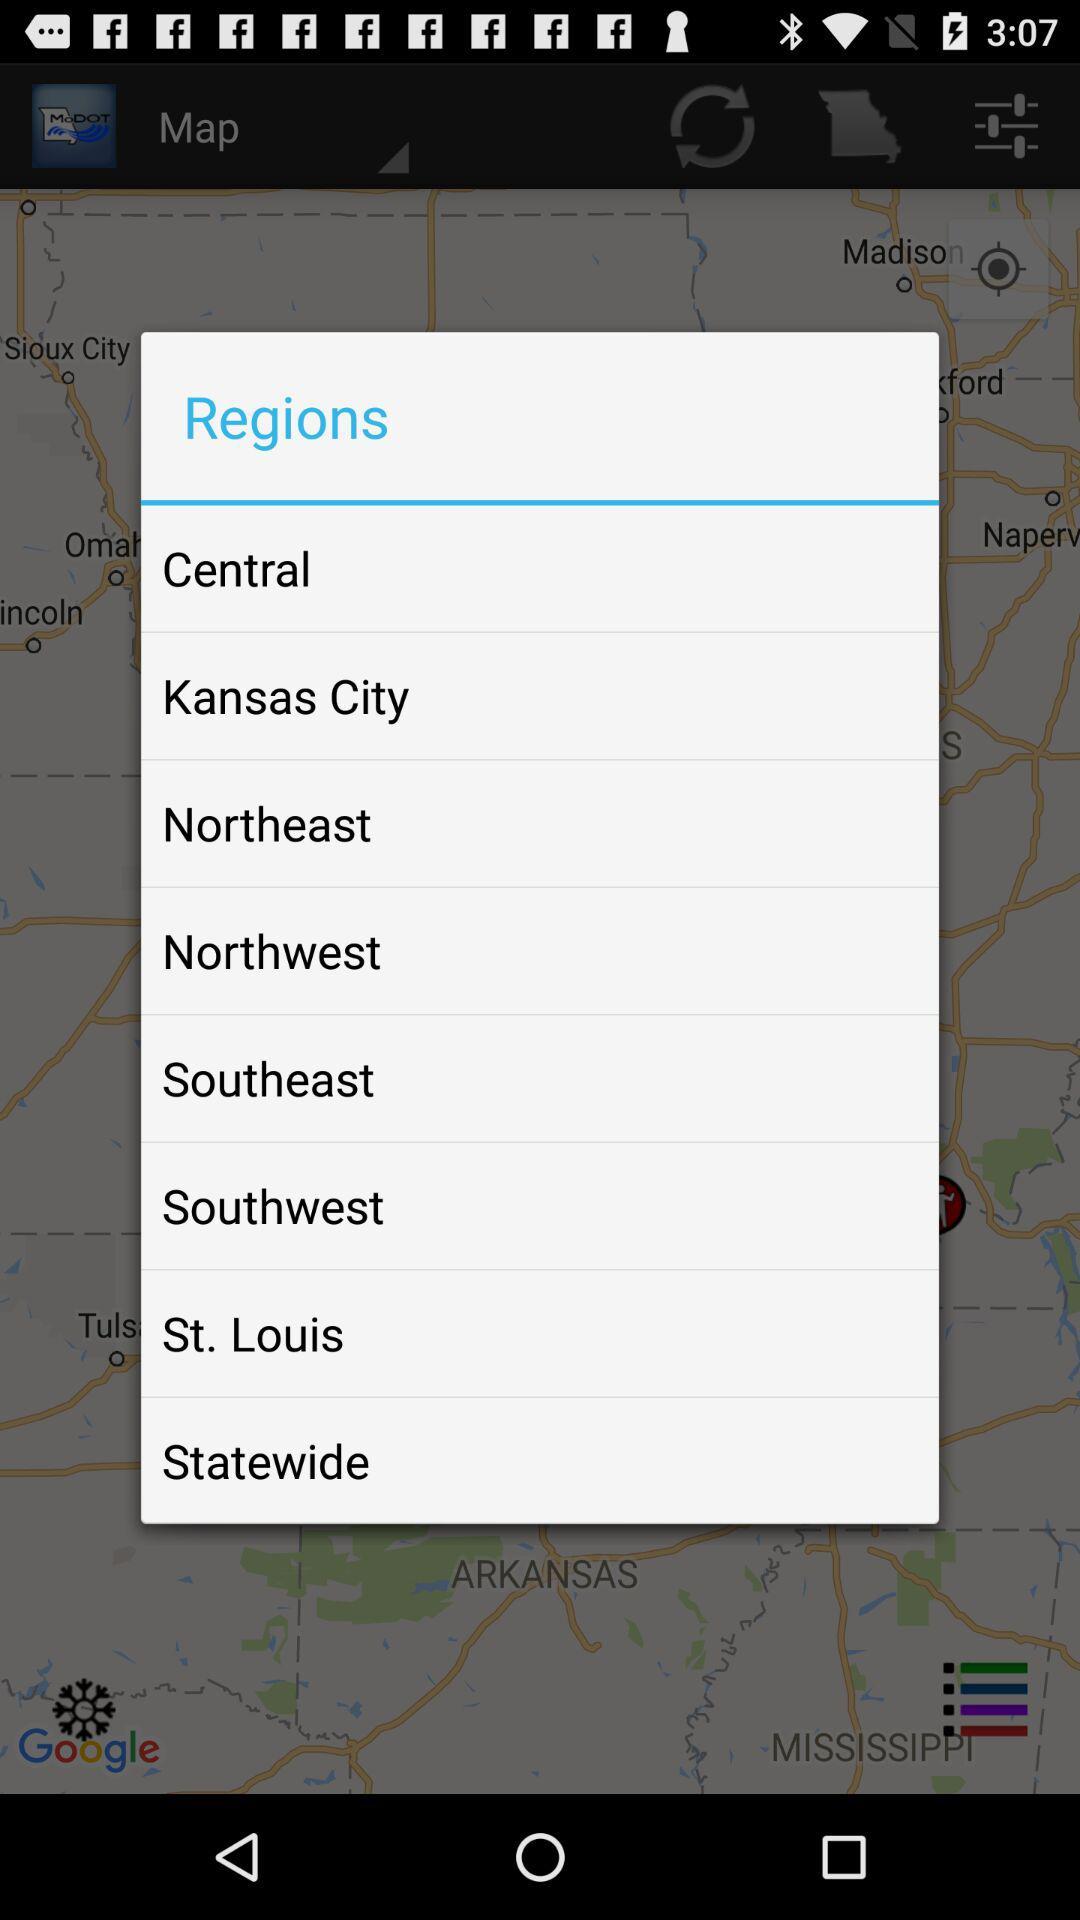  What do you see at coordinates (874, 567) in the screenshot?
I see `the item next to the central` at bounding box center [874, 567].